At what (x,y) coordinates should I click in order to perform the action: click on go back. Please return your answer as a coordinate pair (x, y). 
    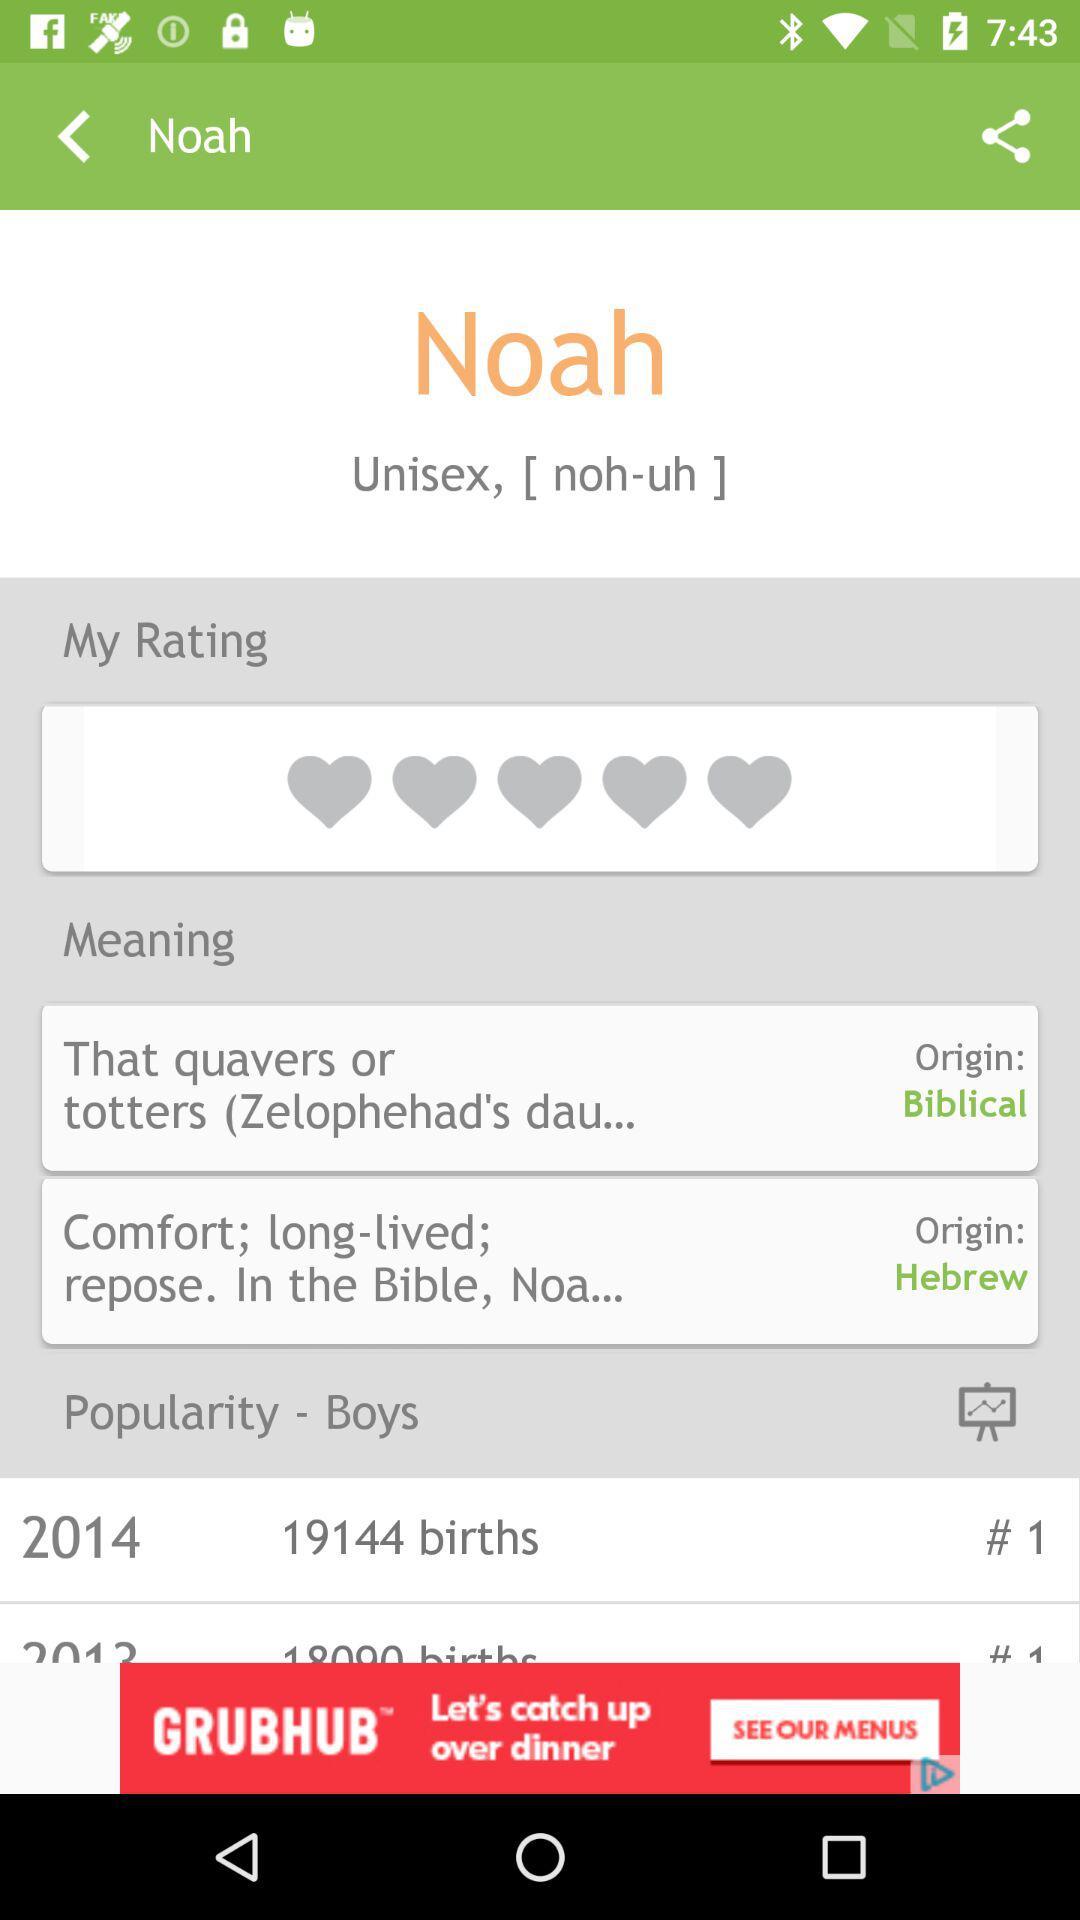
    Looking at the image, I should click on (72, 135).